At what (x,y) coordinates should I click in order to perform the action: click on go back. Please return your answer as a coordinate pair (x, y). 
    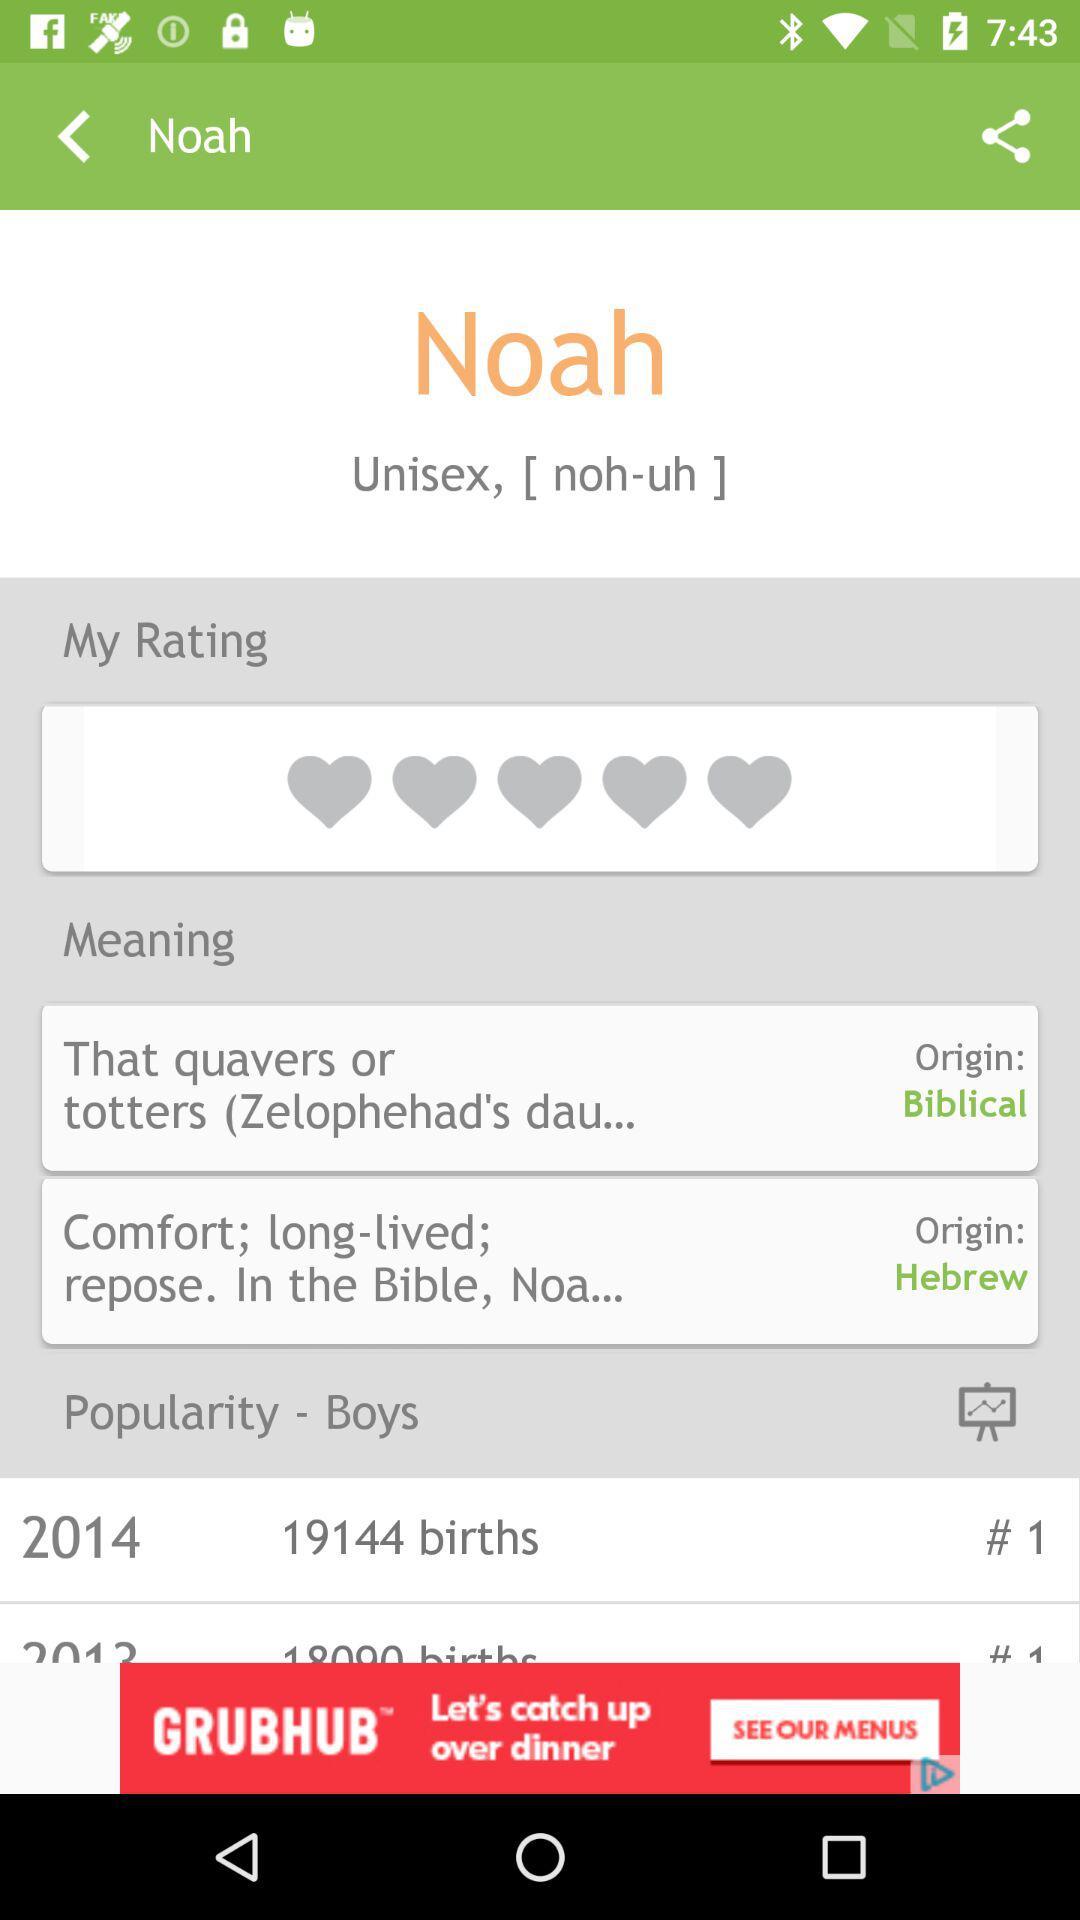
    Looking at the image, I should click on (72, 135).